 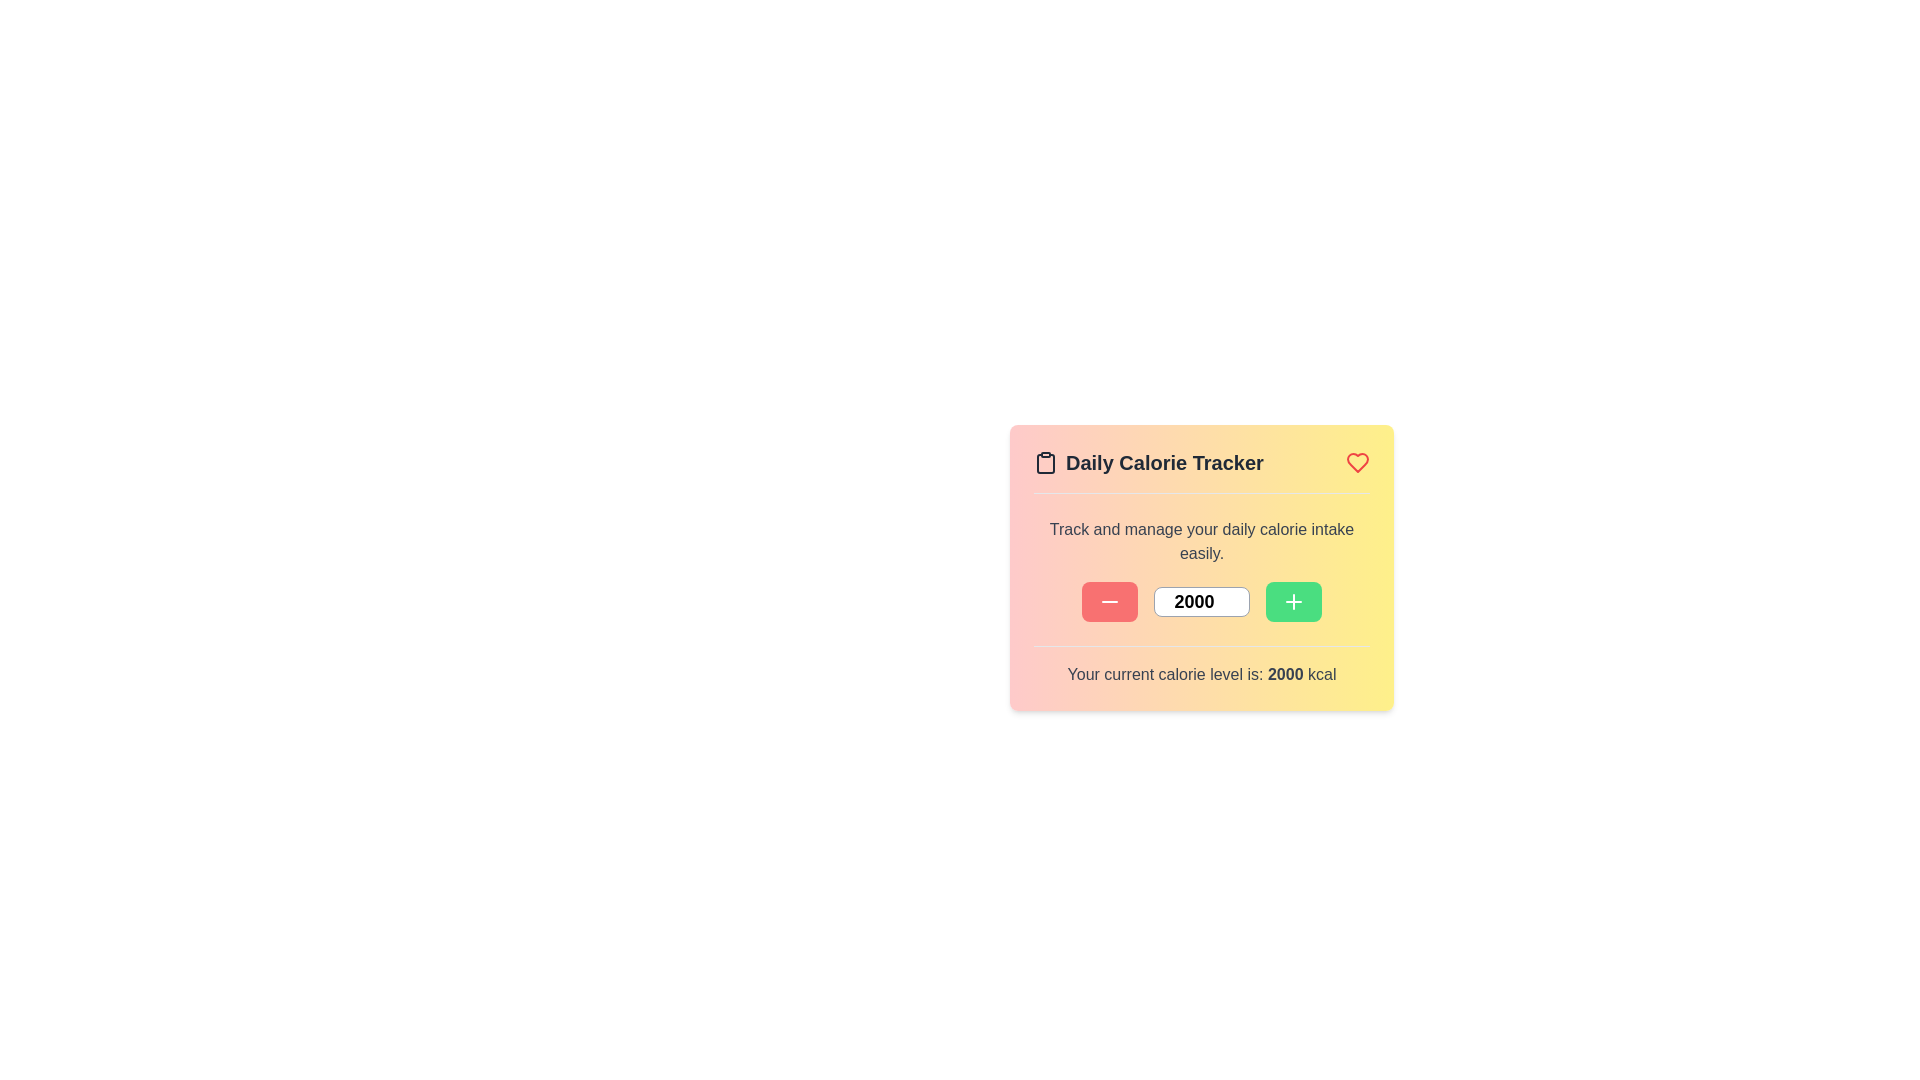 What do you see at coordinates (1200, 600) in the screenshot?
I see `inside the number input box that displays '2000'` at bounding box center [1200, 600].